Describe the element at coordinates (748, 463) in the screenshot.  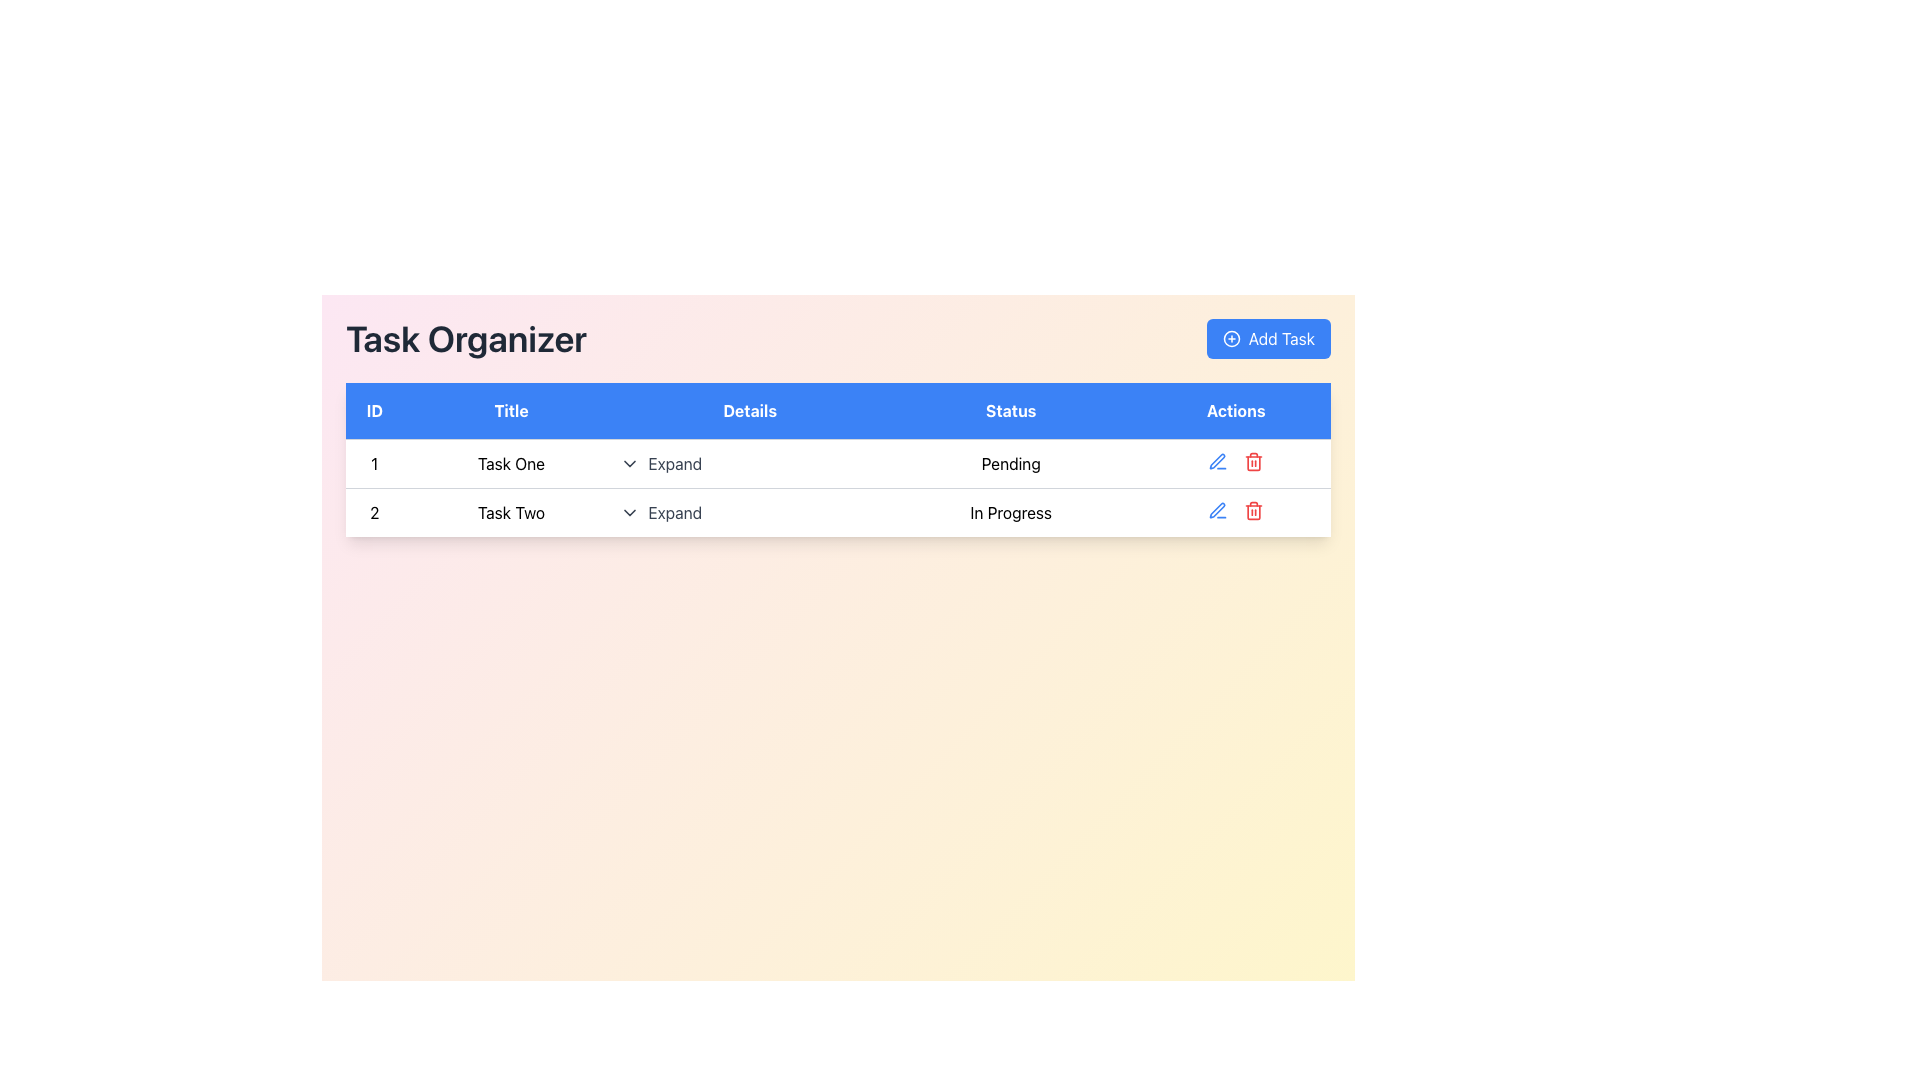
I see `the Dropdown indicator in the first row of the 'Details' column` at that location.